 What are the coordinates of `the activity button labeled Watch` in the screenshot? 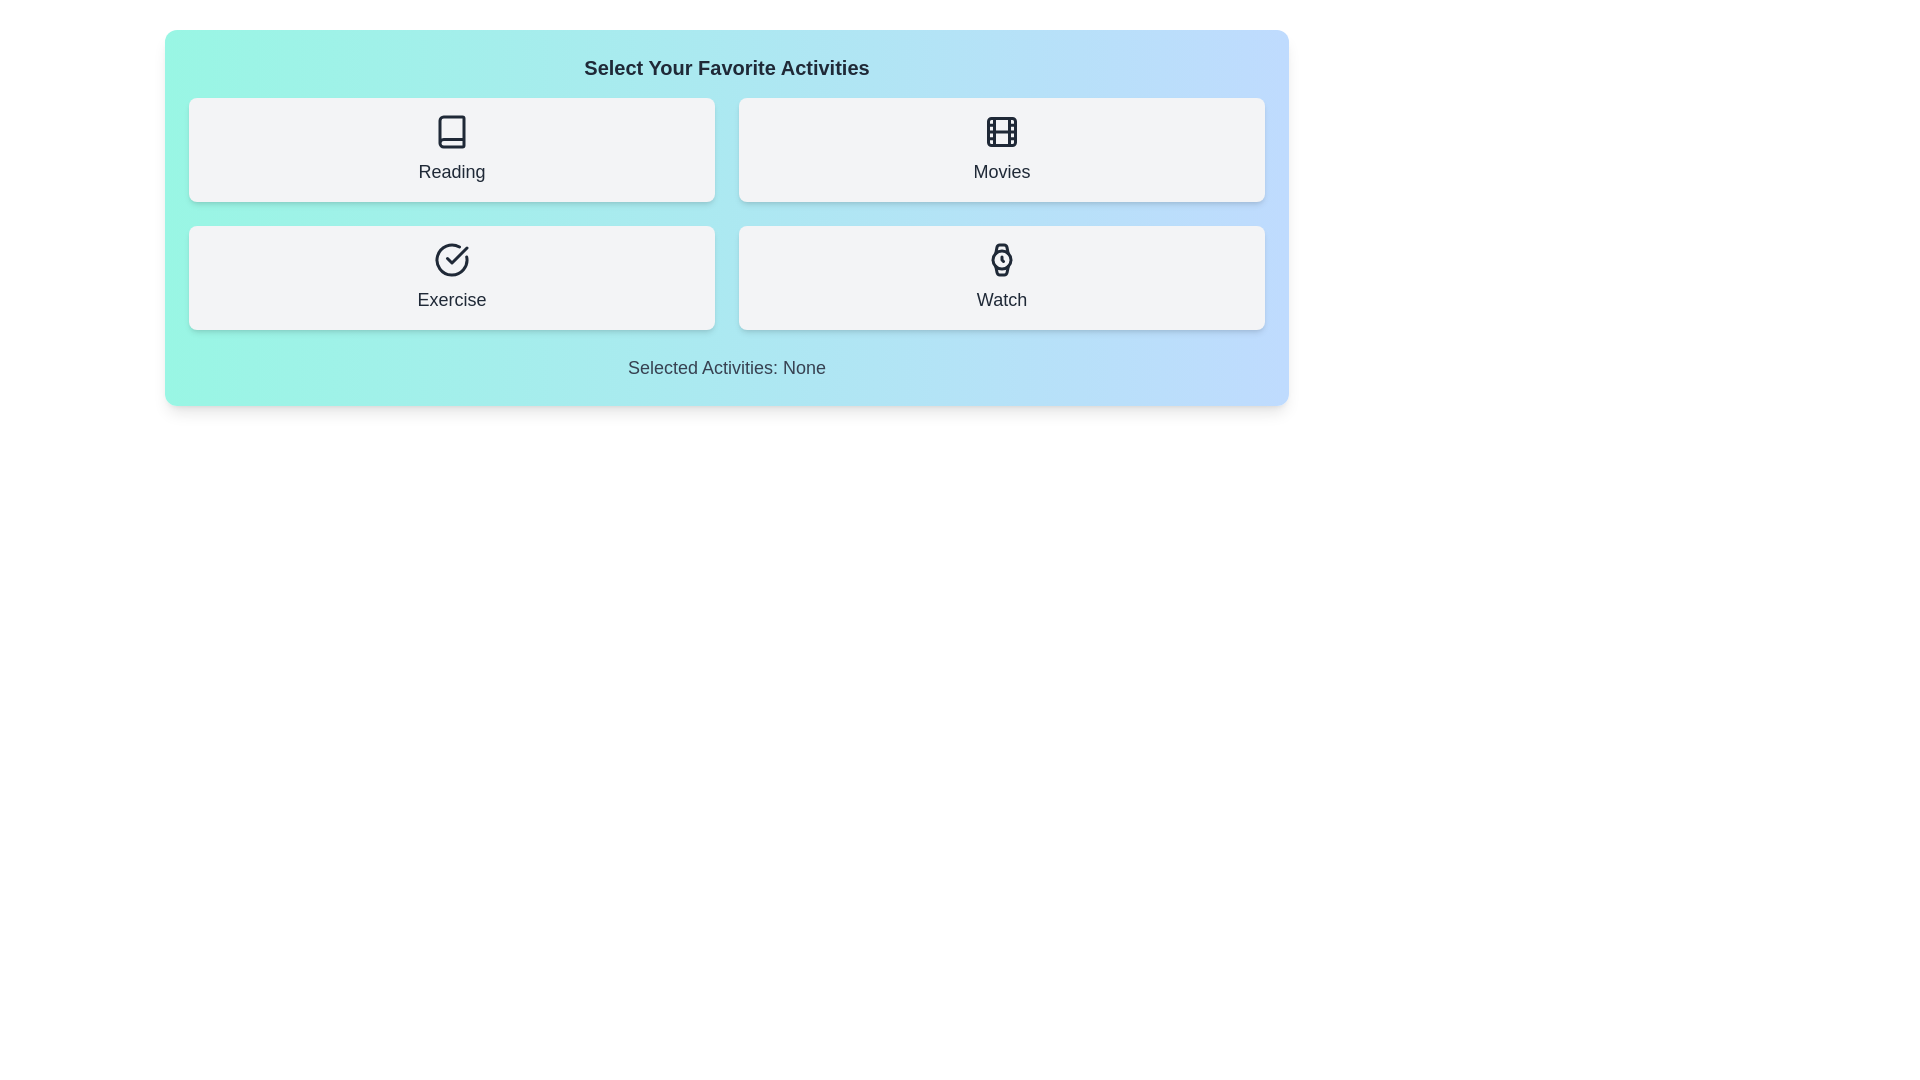 It's located at (1002, 277).